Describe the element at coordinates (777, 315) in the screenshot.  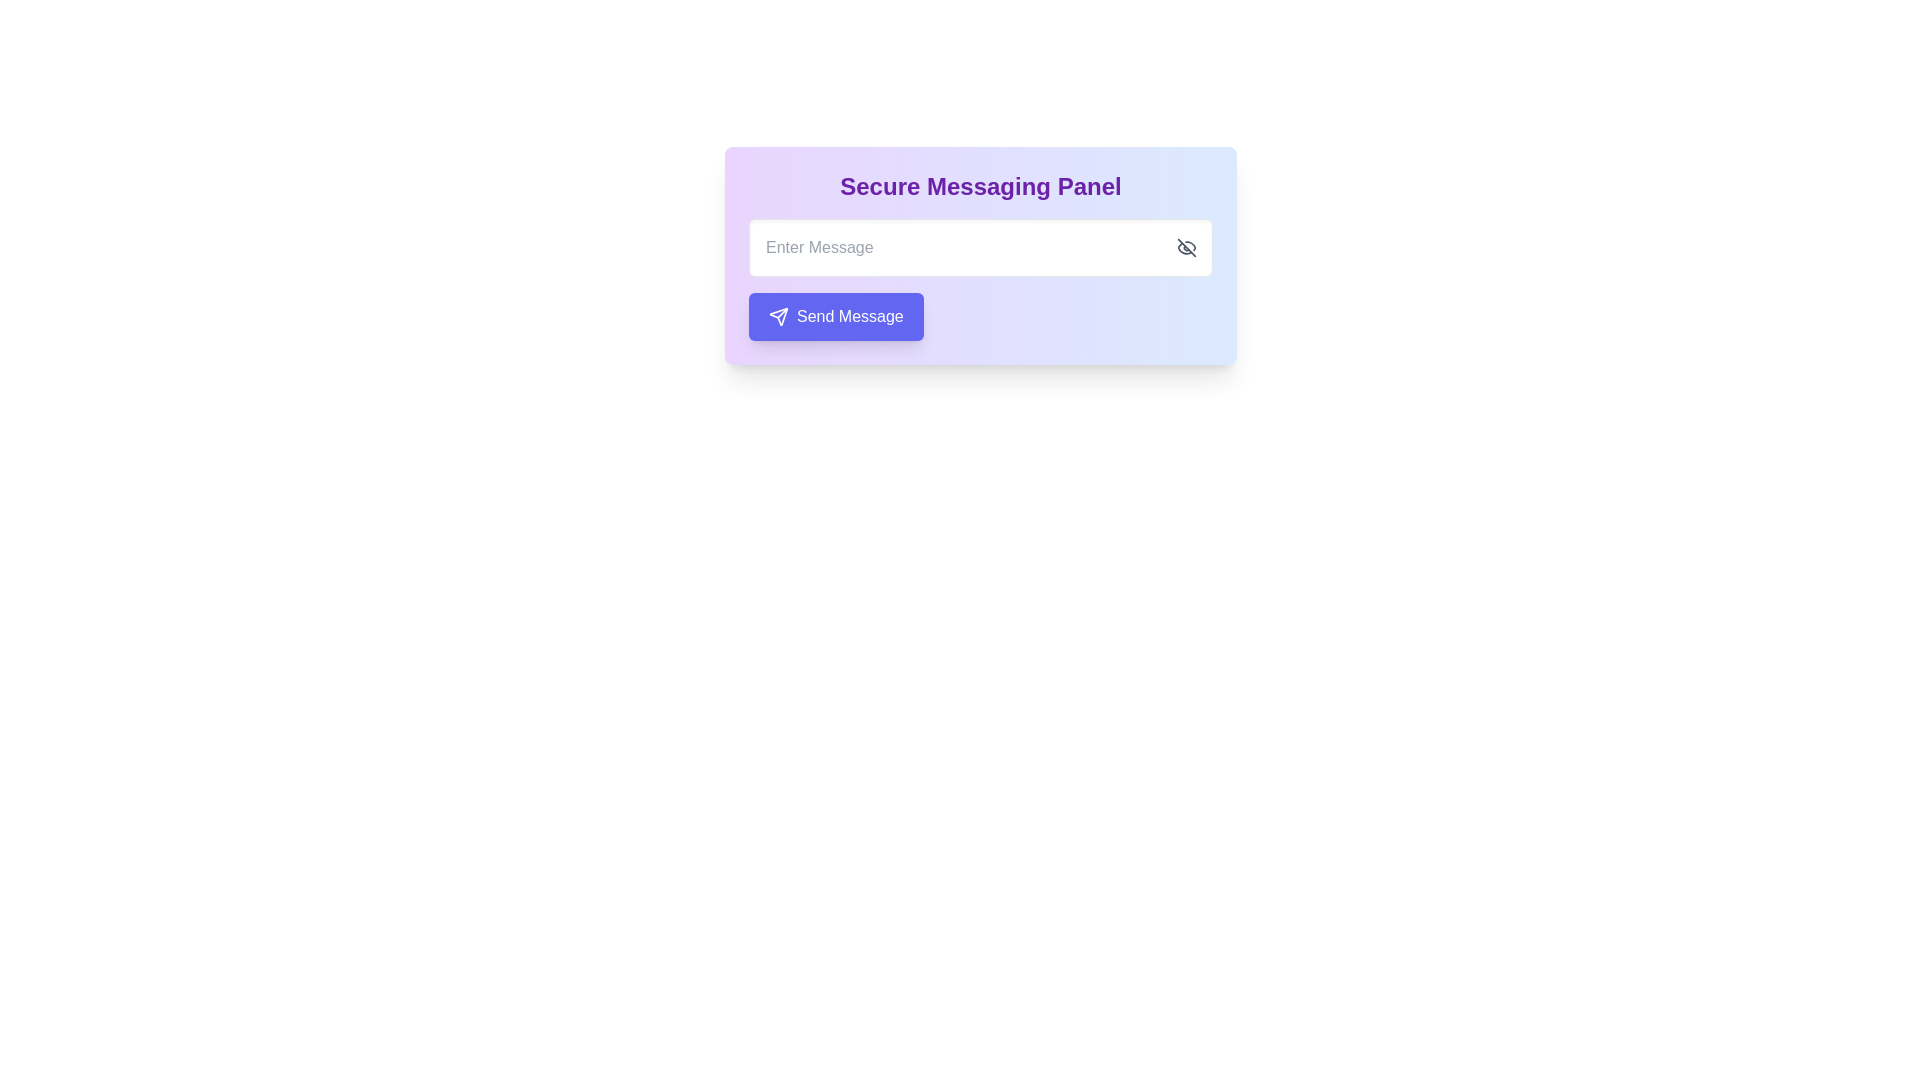
I see `the decorative icon element that signifies the send action within the 'Send Message' button located at the lower left of the interface` at that location.